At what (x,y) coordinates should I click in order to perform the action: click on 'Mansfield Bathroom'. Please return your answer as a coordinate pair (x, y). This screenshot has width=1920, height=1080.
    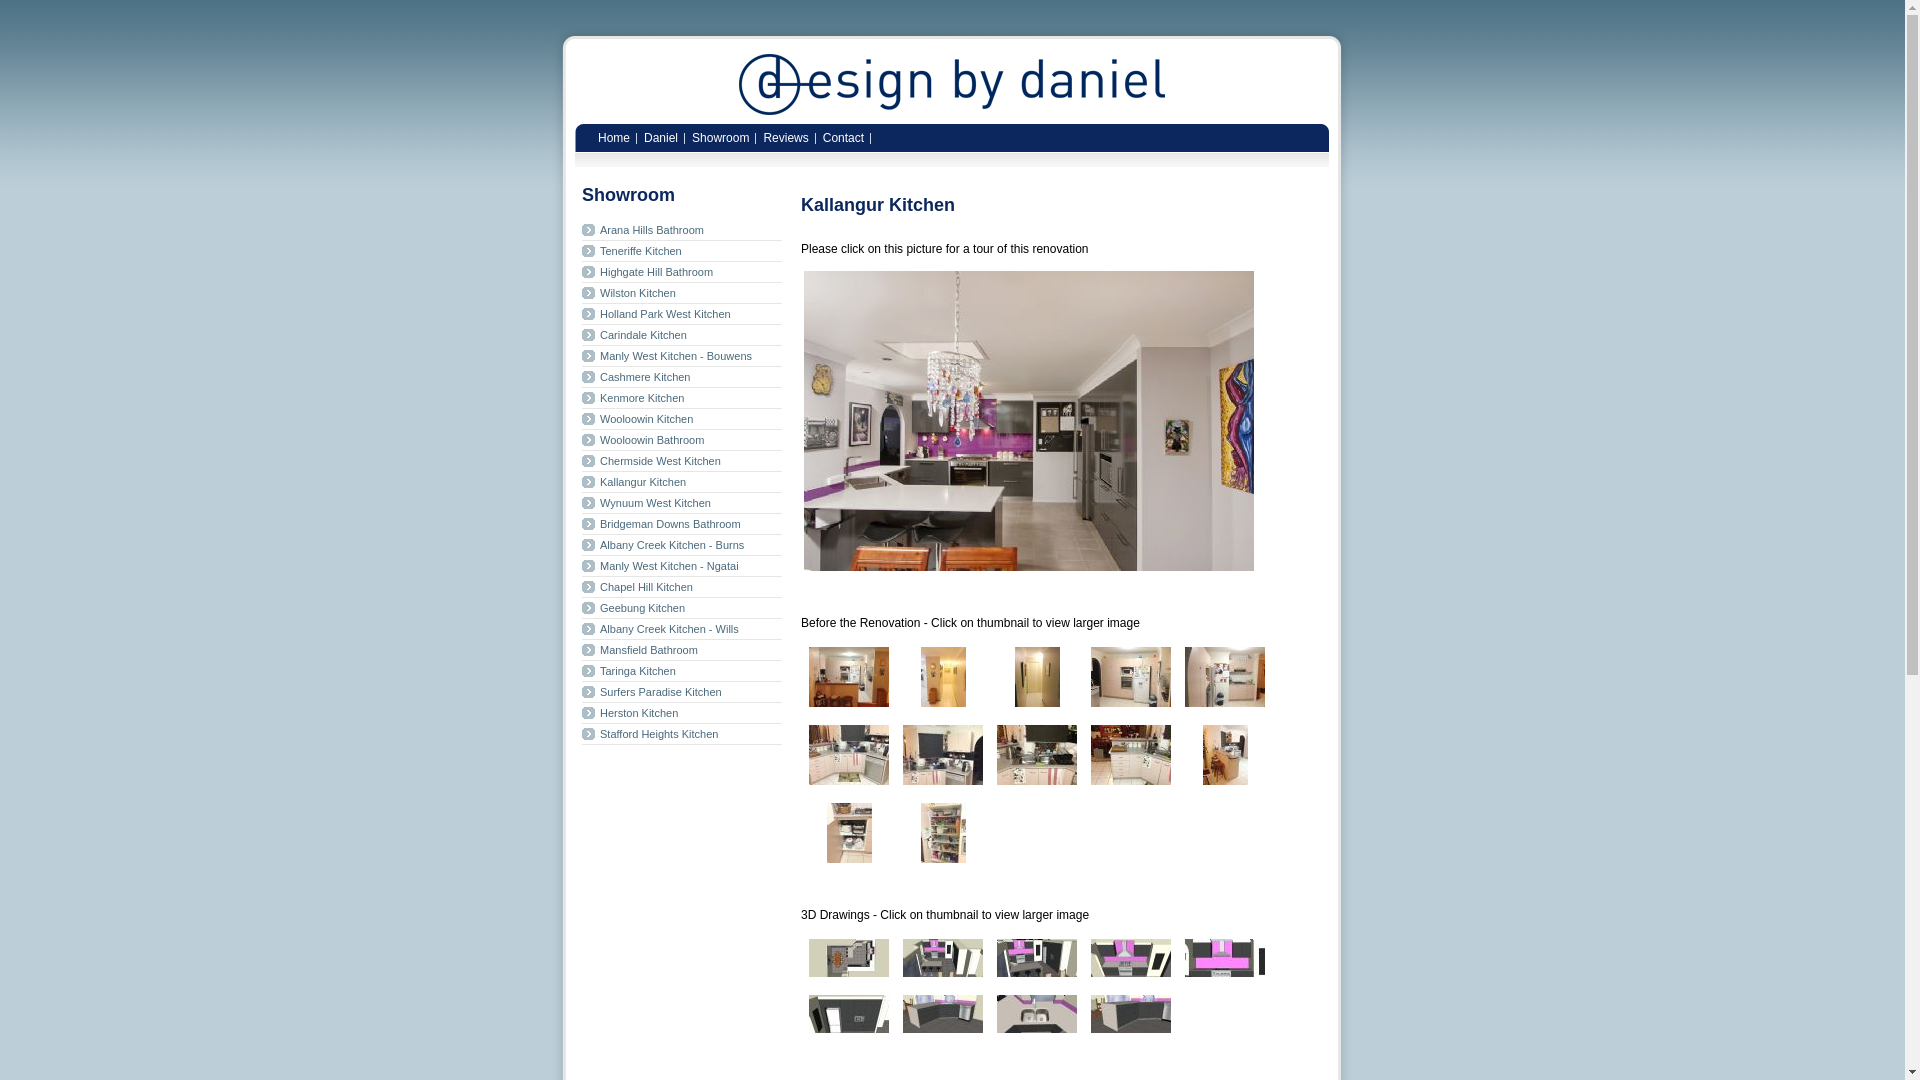
    Looking at the image, I should click on (681, 650).